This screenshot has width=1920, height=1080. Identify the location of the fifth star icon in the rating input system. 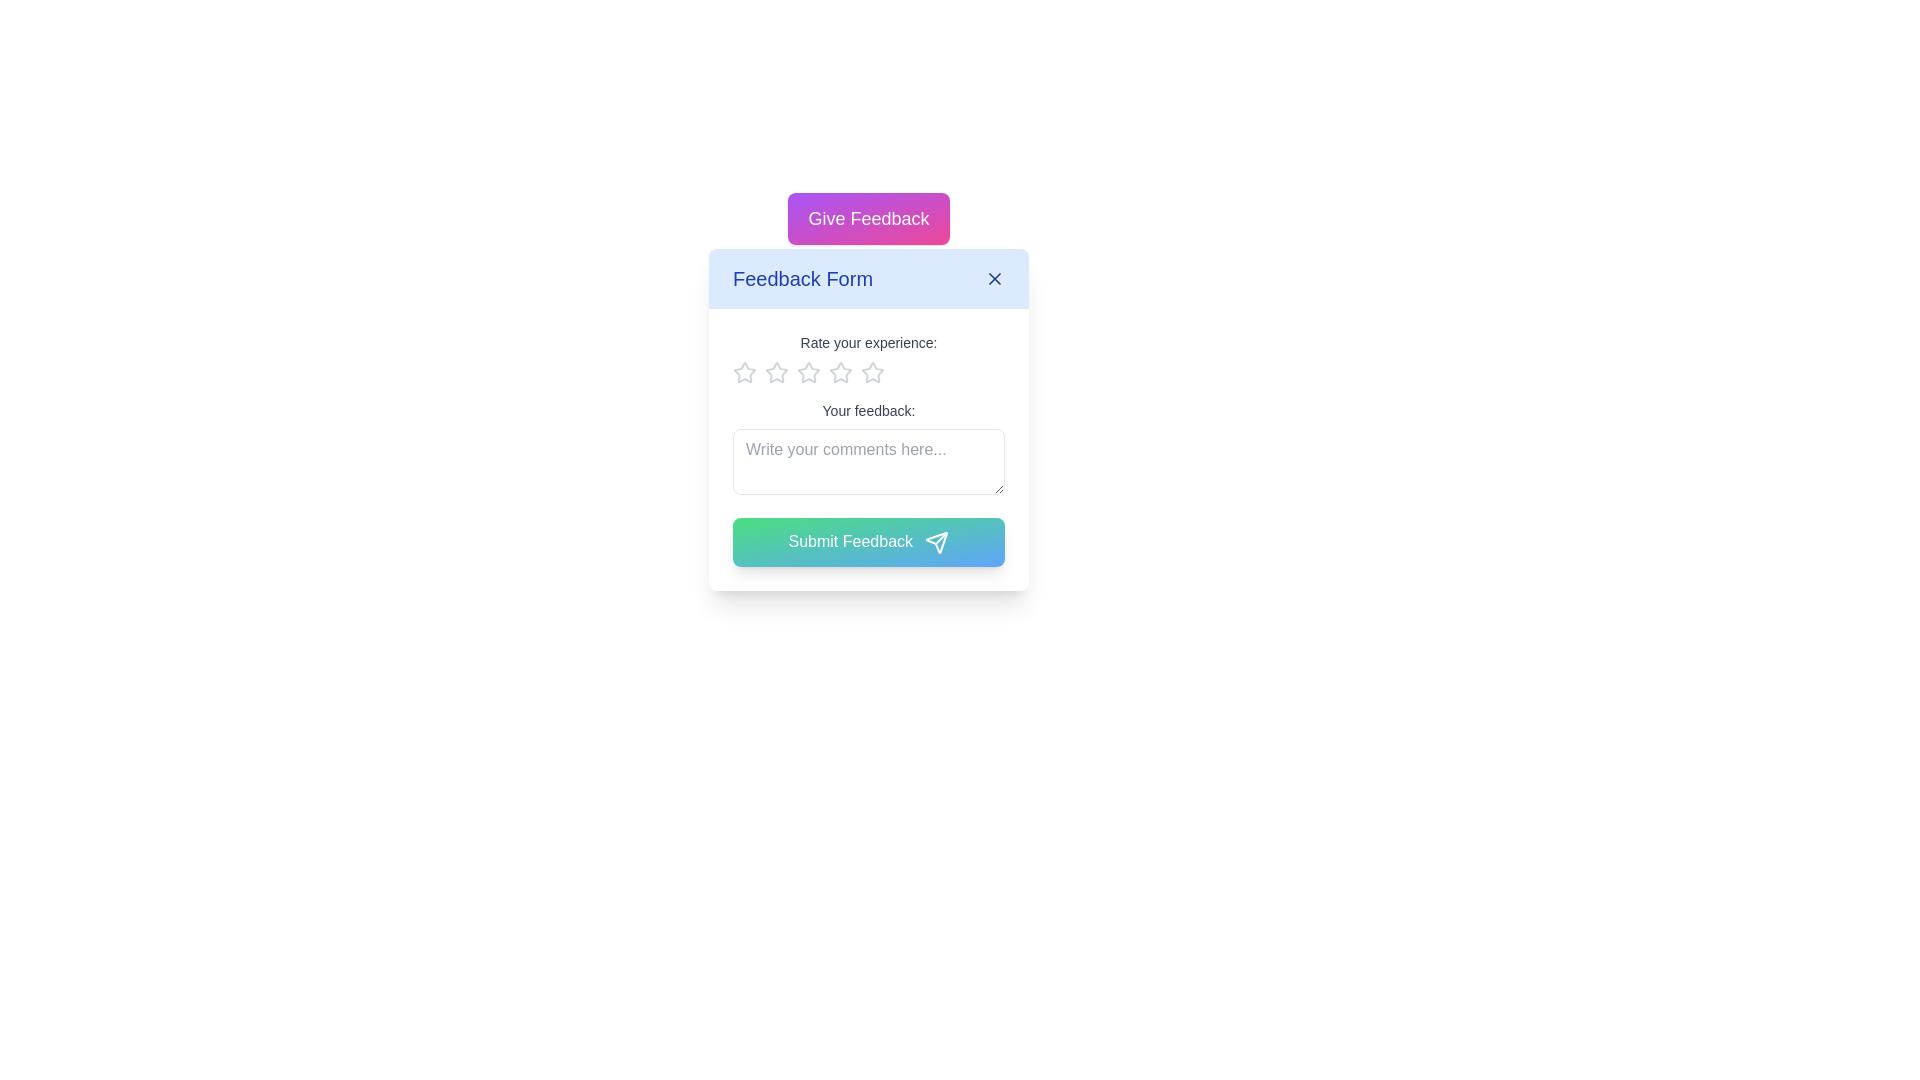
(873, 373).